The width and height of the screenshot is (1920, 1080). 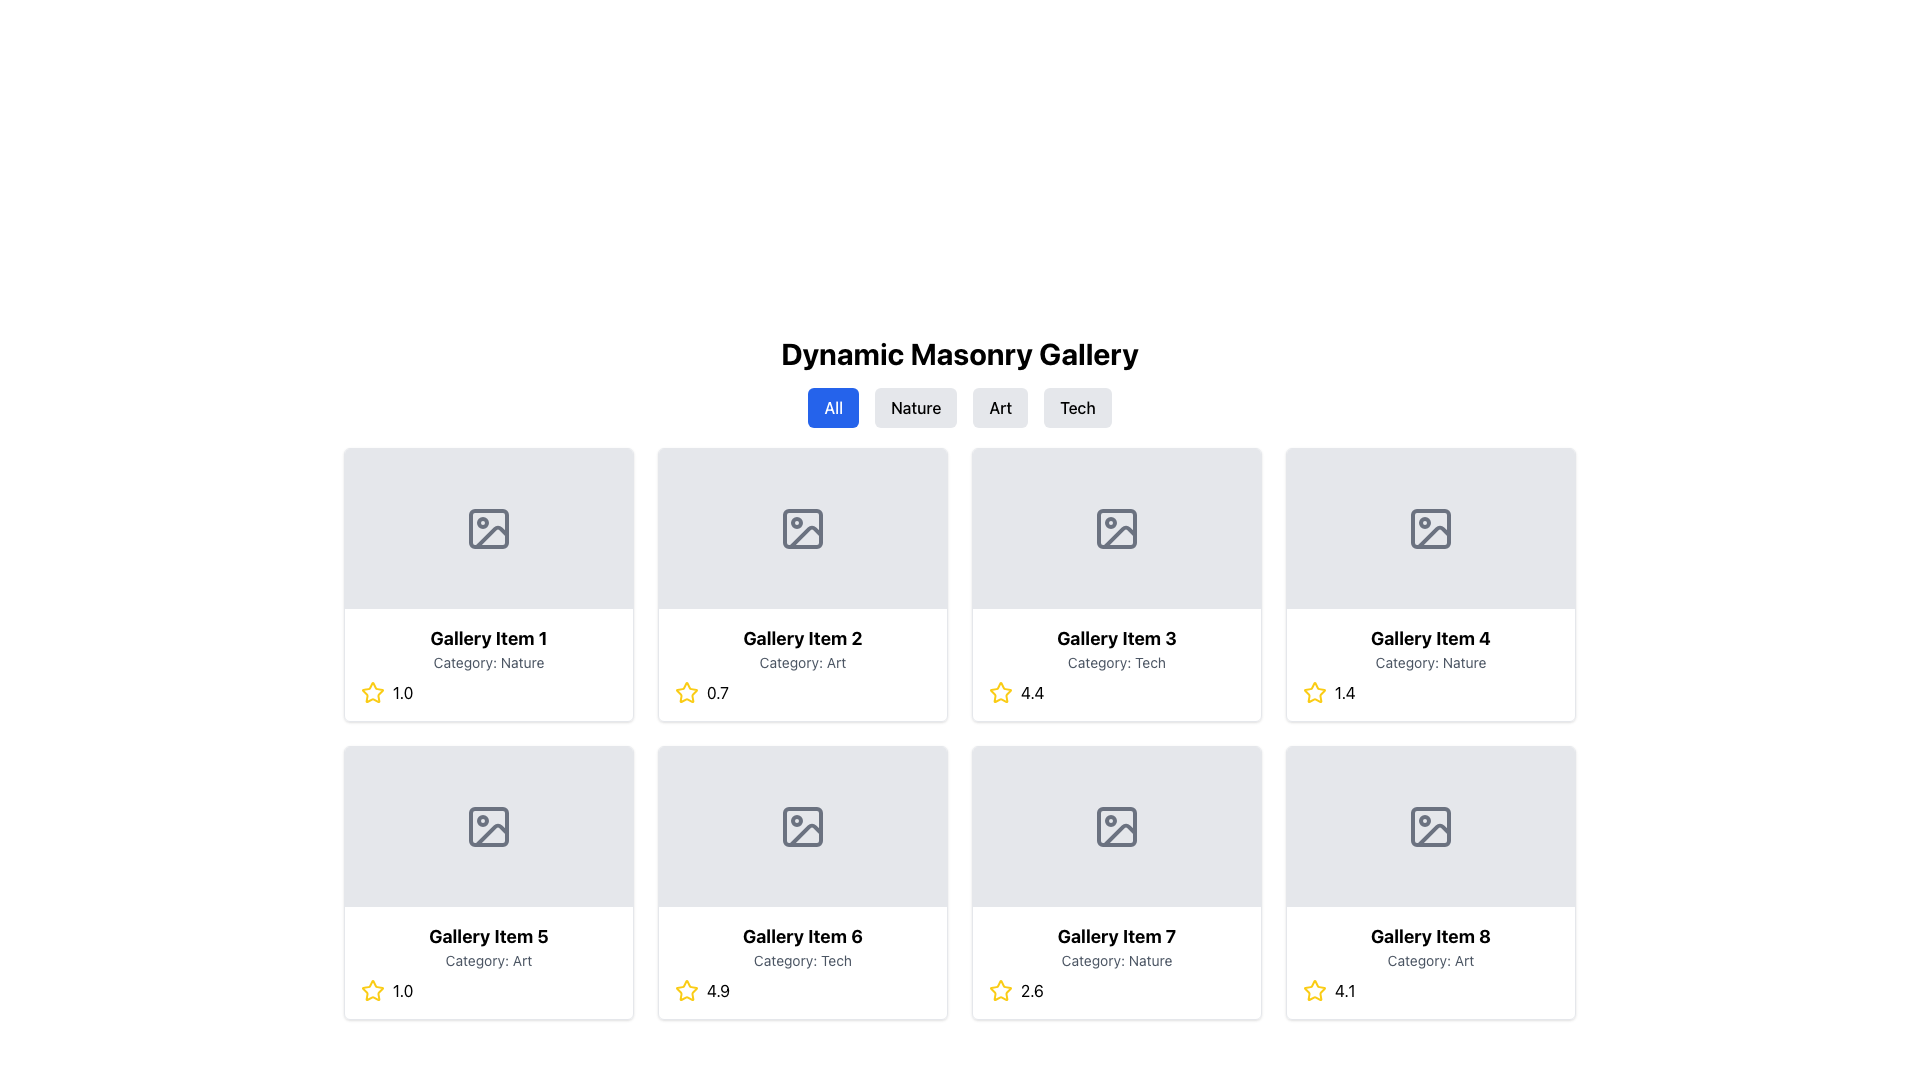 What do you see at coordinates (833, 407) in the screenshot?
I see `the first button in the horizontal row beneath the 'Dynamic Masonry Gallery' heading` at bounding box center [833, 407].